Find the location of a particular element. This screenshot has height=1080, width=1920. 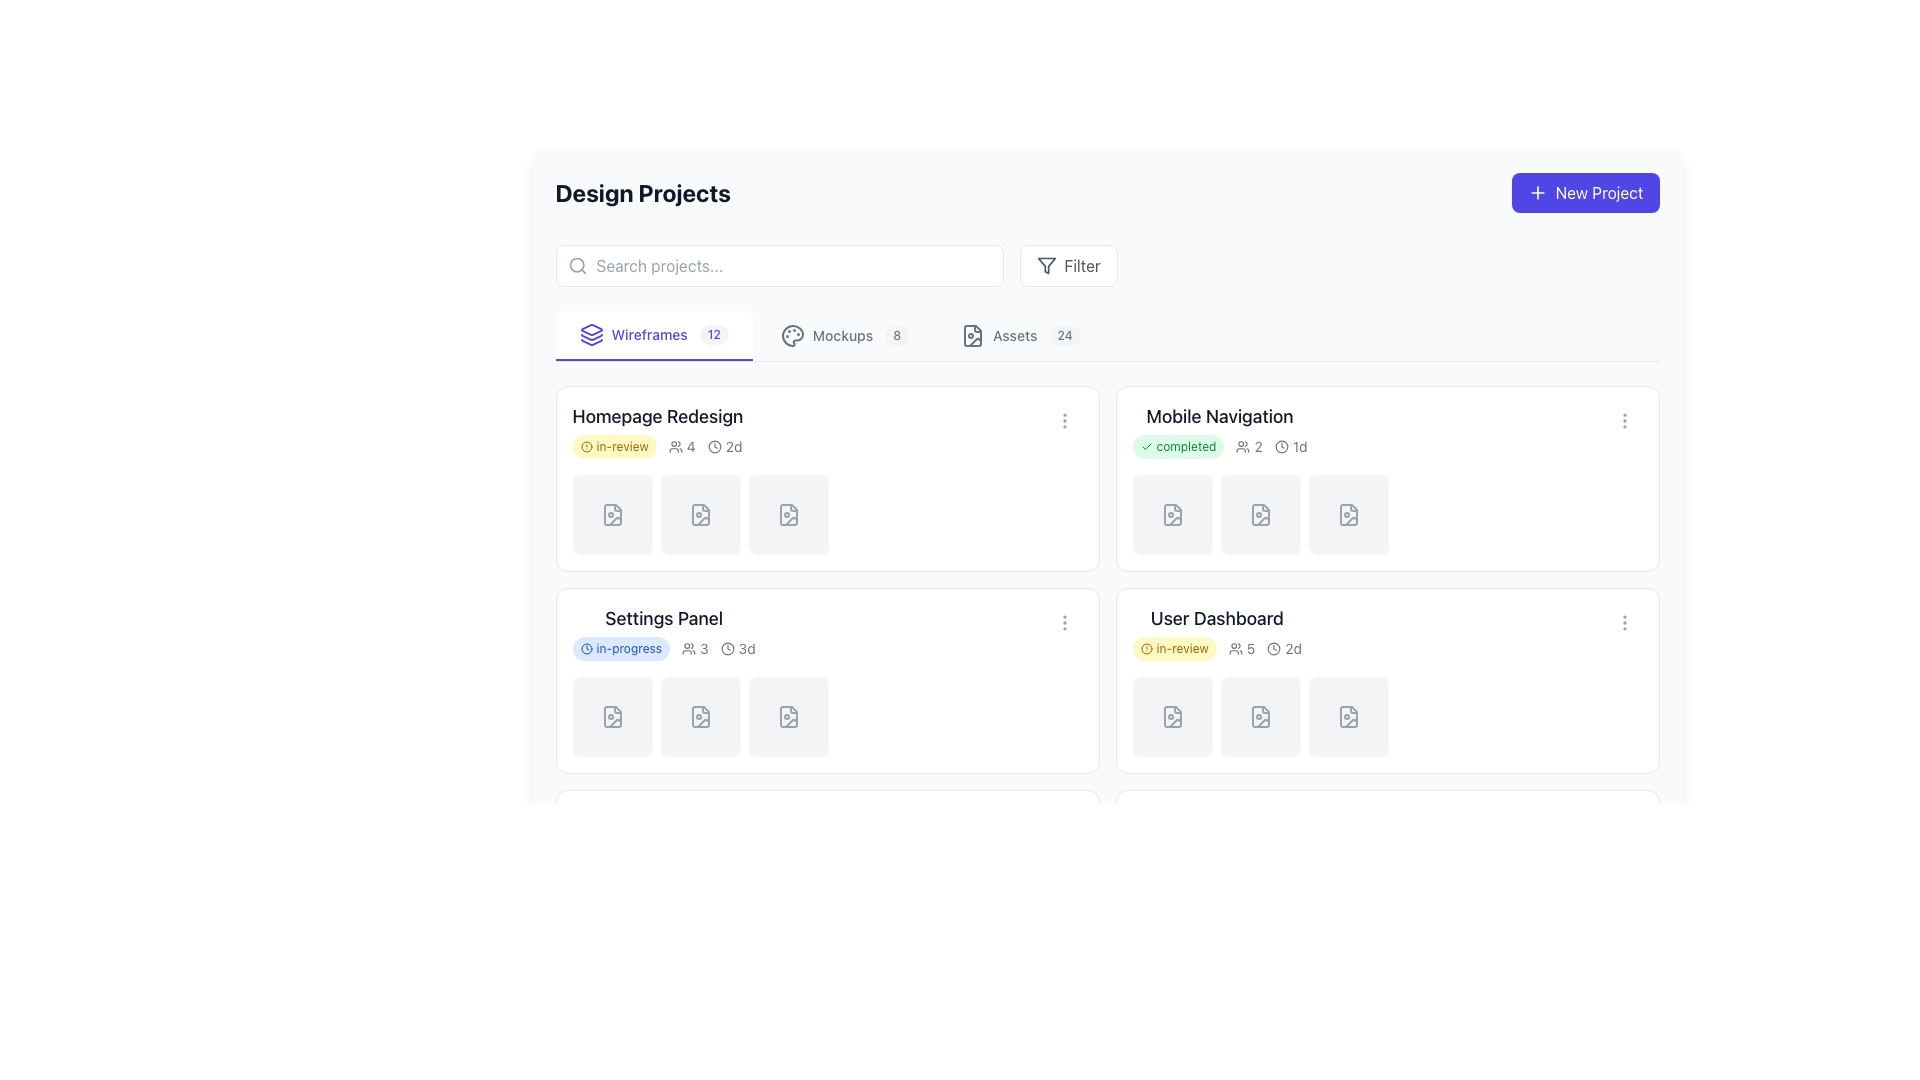

the bold, large gray text label displaying 'Design Projects' located in the top-left quadrant of the interface, positioned above the search and filter controls and to the left of the 'New Project' button is located at coordinates (643, 192).